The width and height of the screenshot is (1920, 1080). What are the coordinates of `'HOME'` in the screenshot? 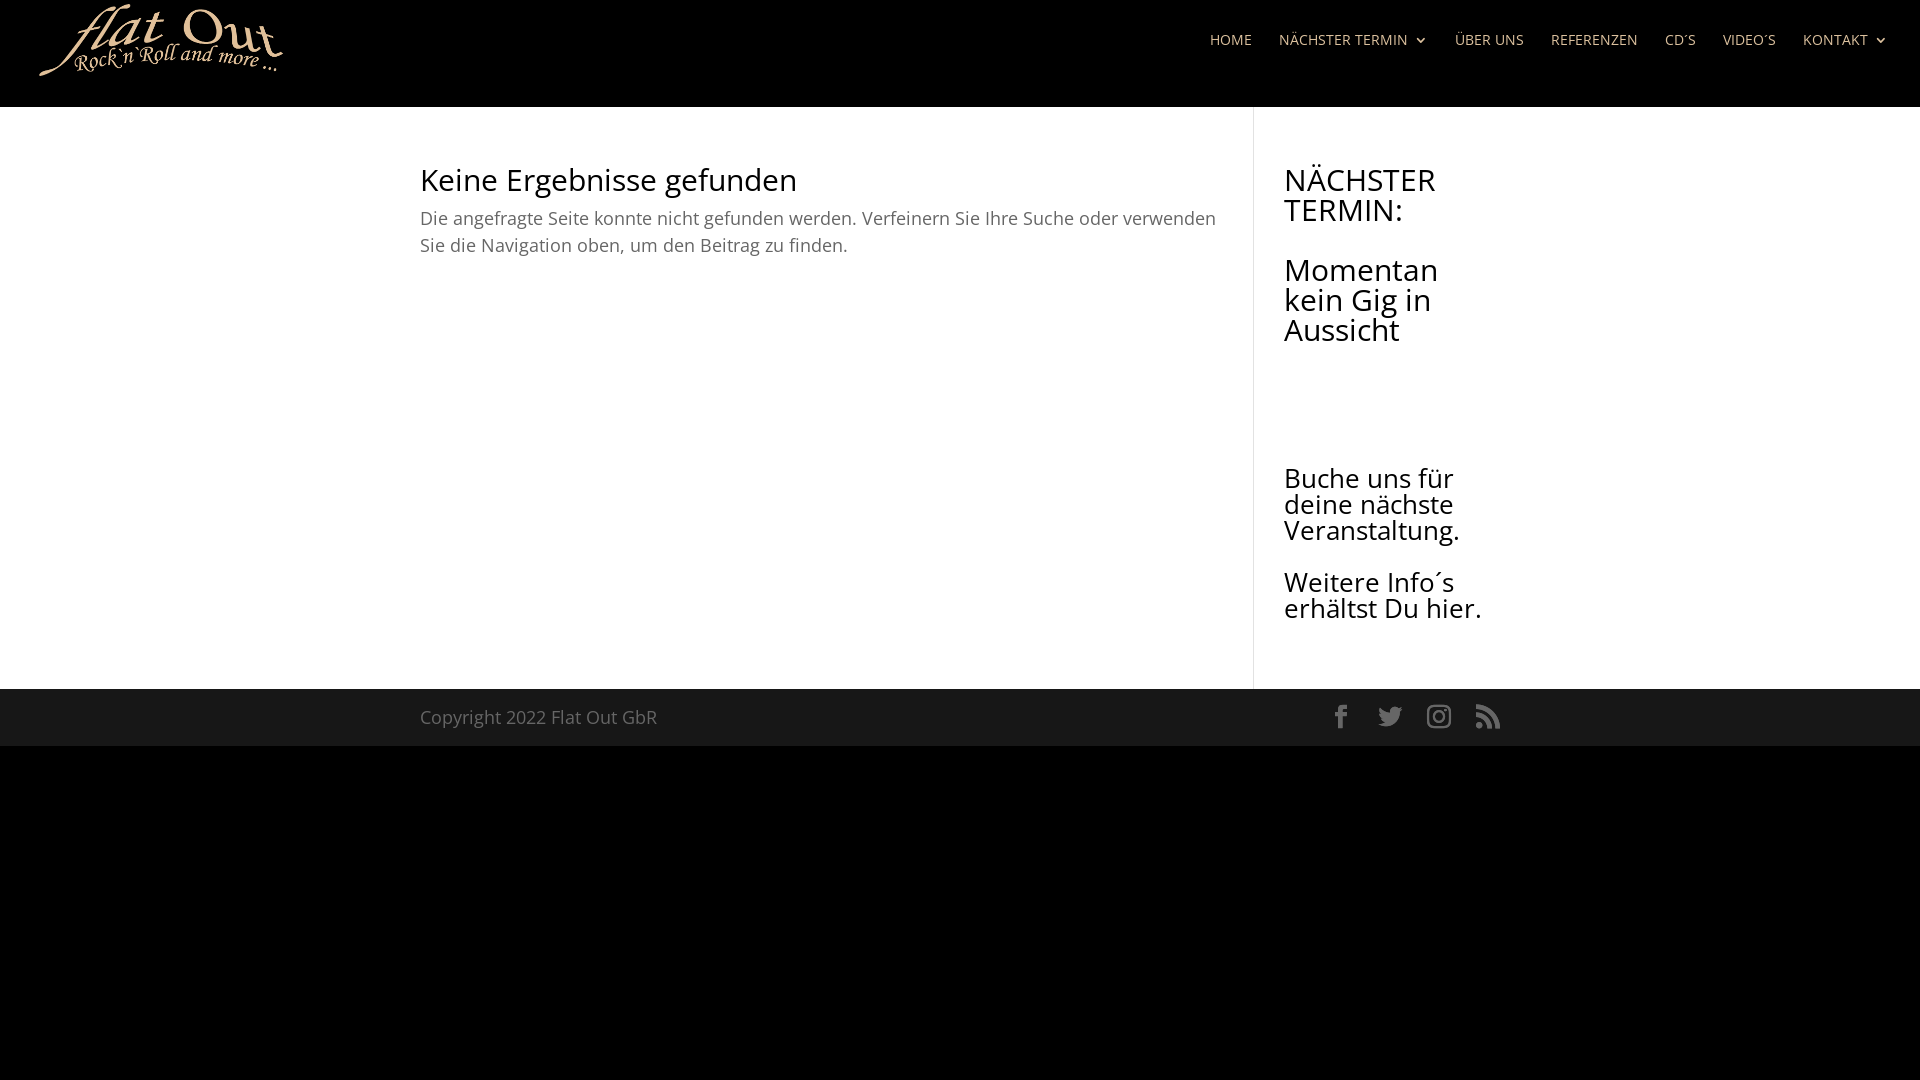 It's located at (1229, 55).